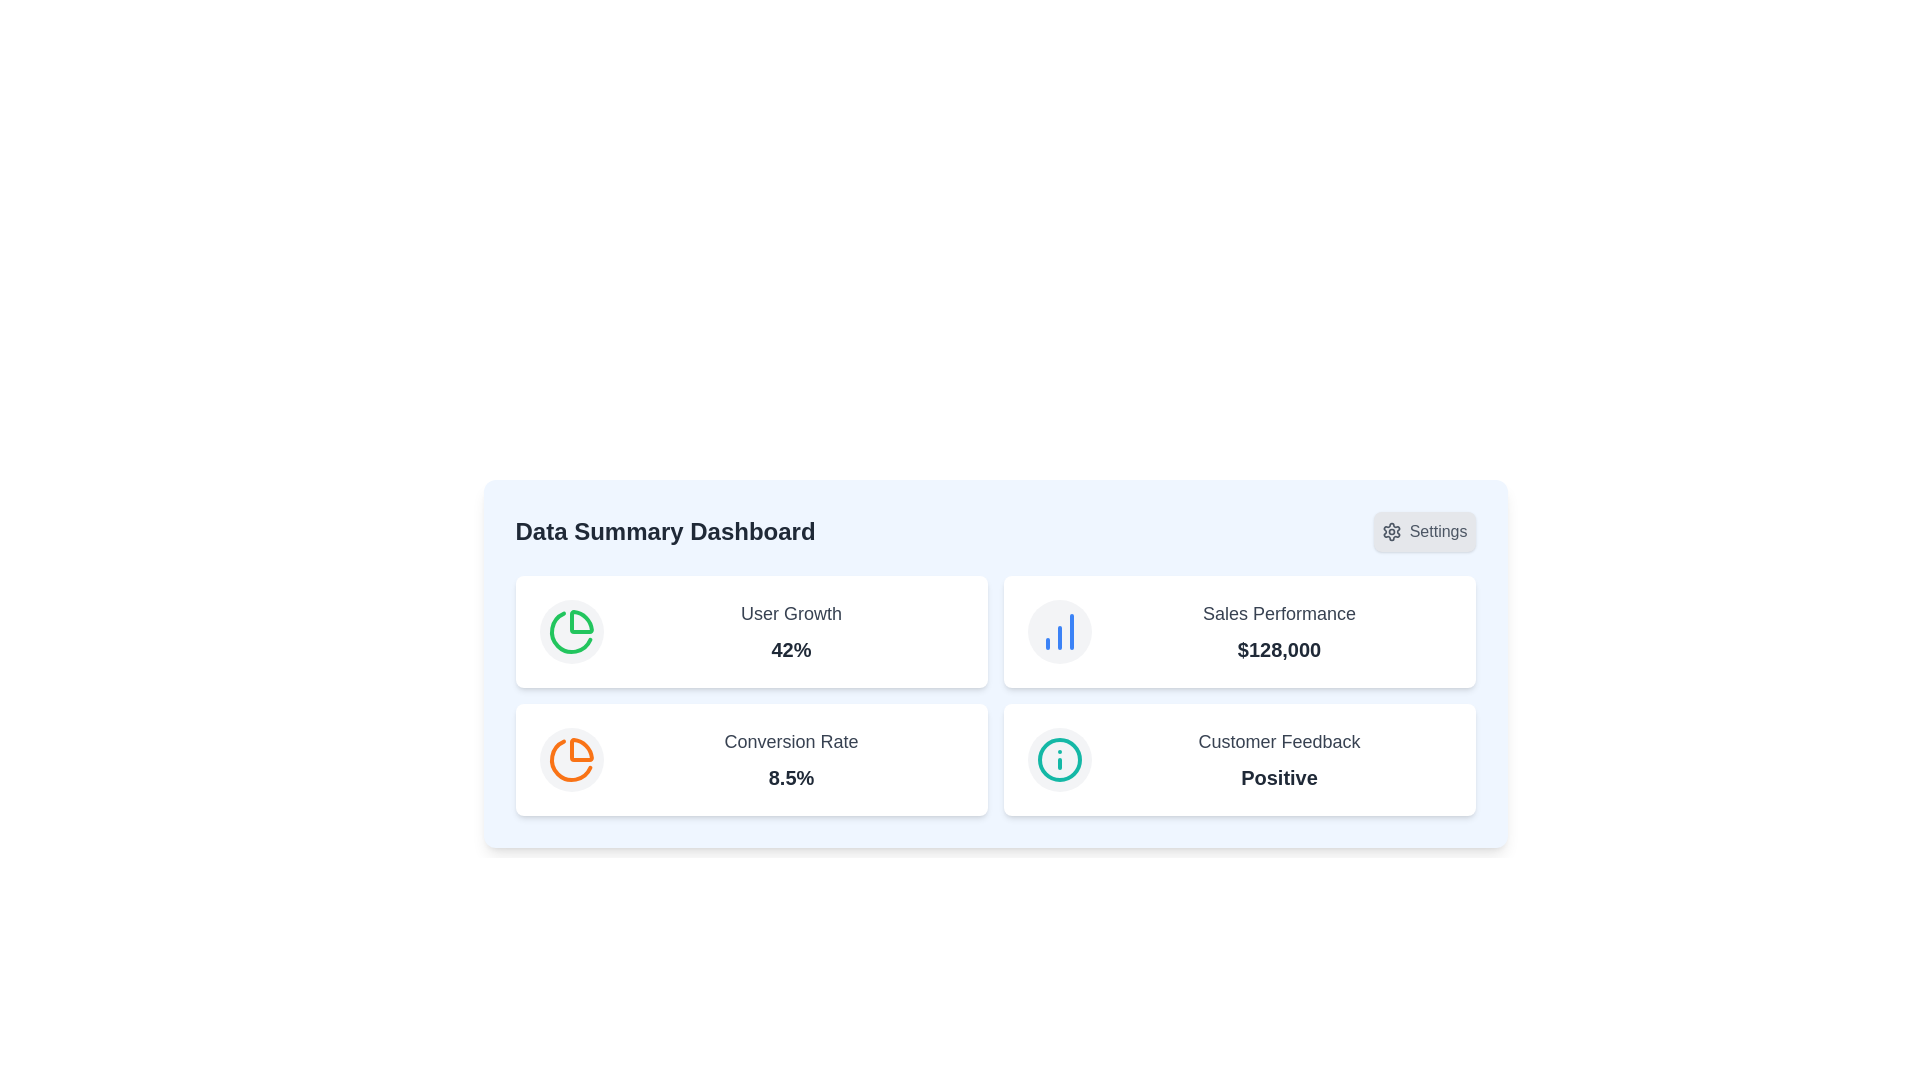  Describe the element at coordinates (1058, 632) in the screenshot. I see `the decorative icon representing sales performance data, located in the top-right section of the 'Sales Performance' card, aligned left to the text '$128,000'` at that location.